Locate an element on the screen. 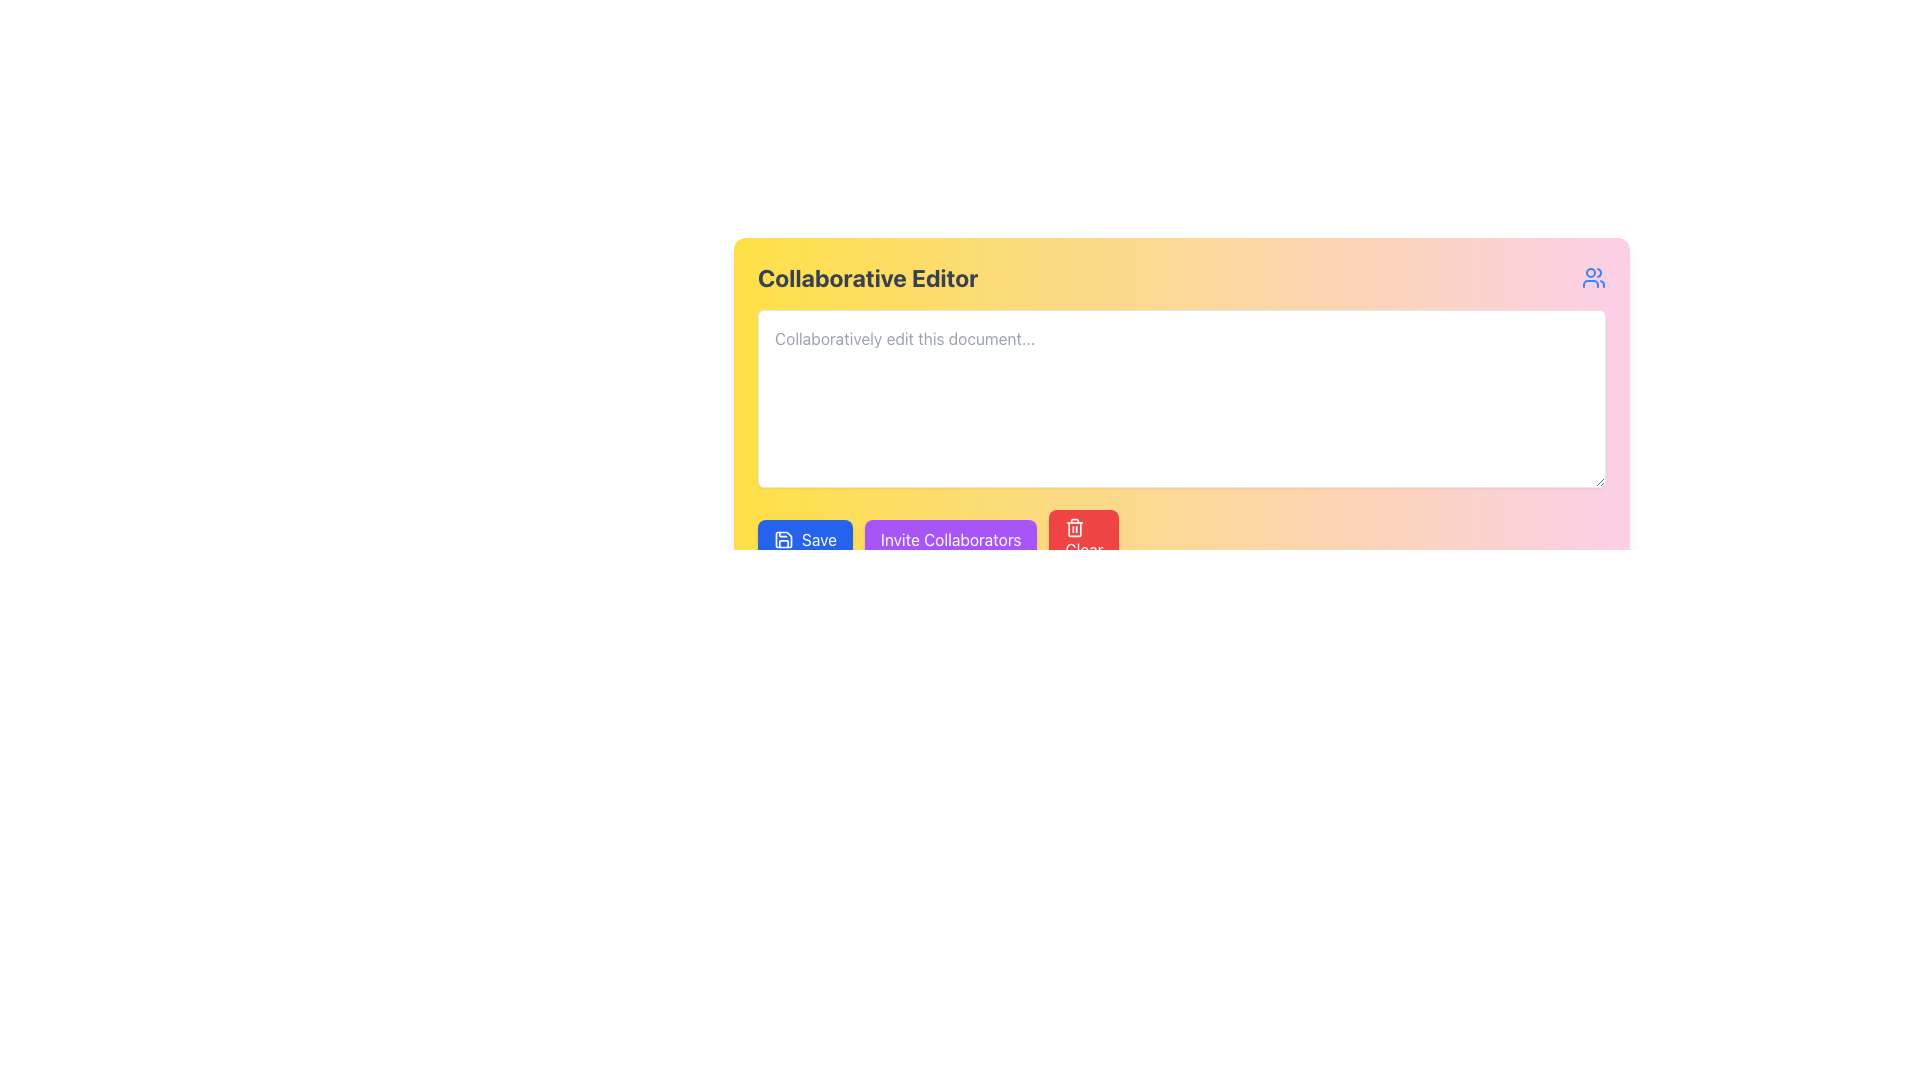 Image resolution: width=1920 pixels, height=1080 pixels. the 'Save' button, which is a rectangular button with a blue background and white text, located below the text area in the user interface is located at coordinates (805, 540).